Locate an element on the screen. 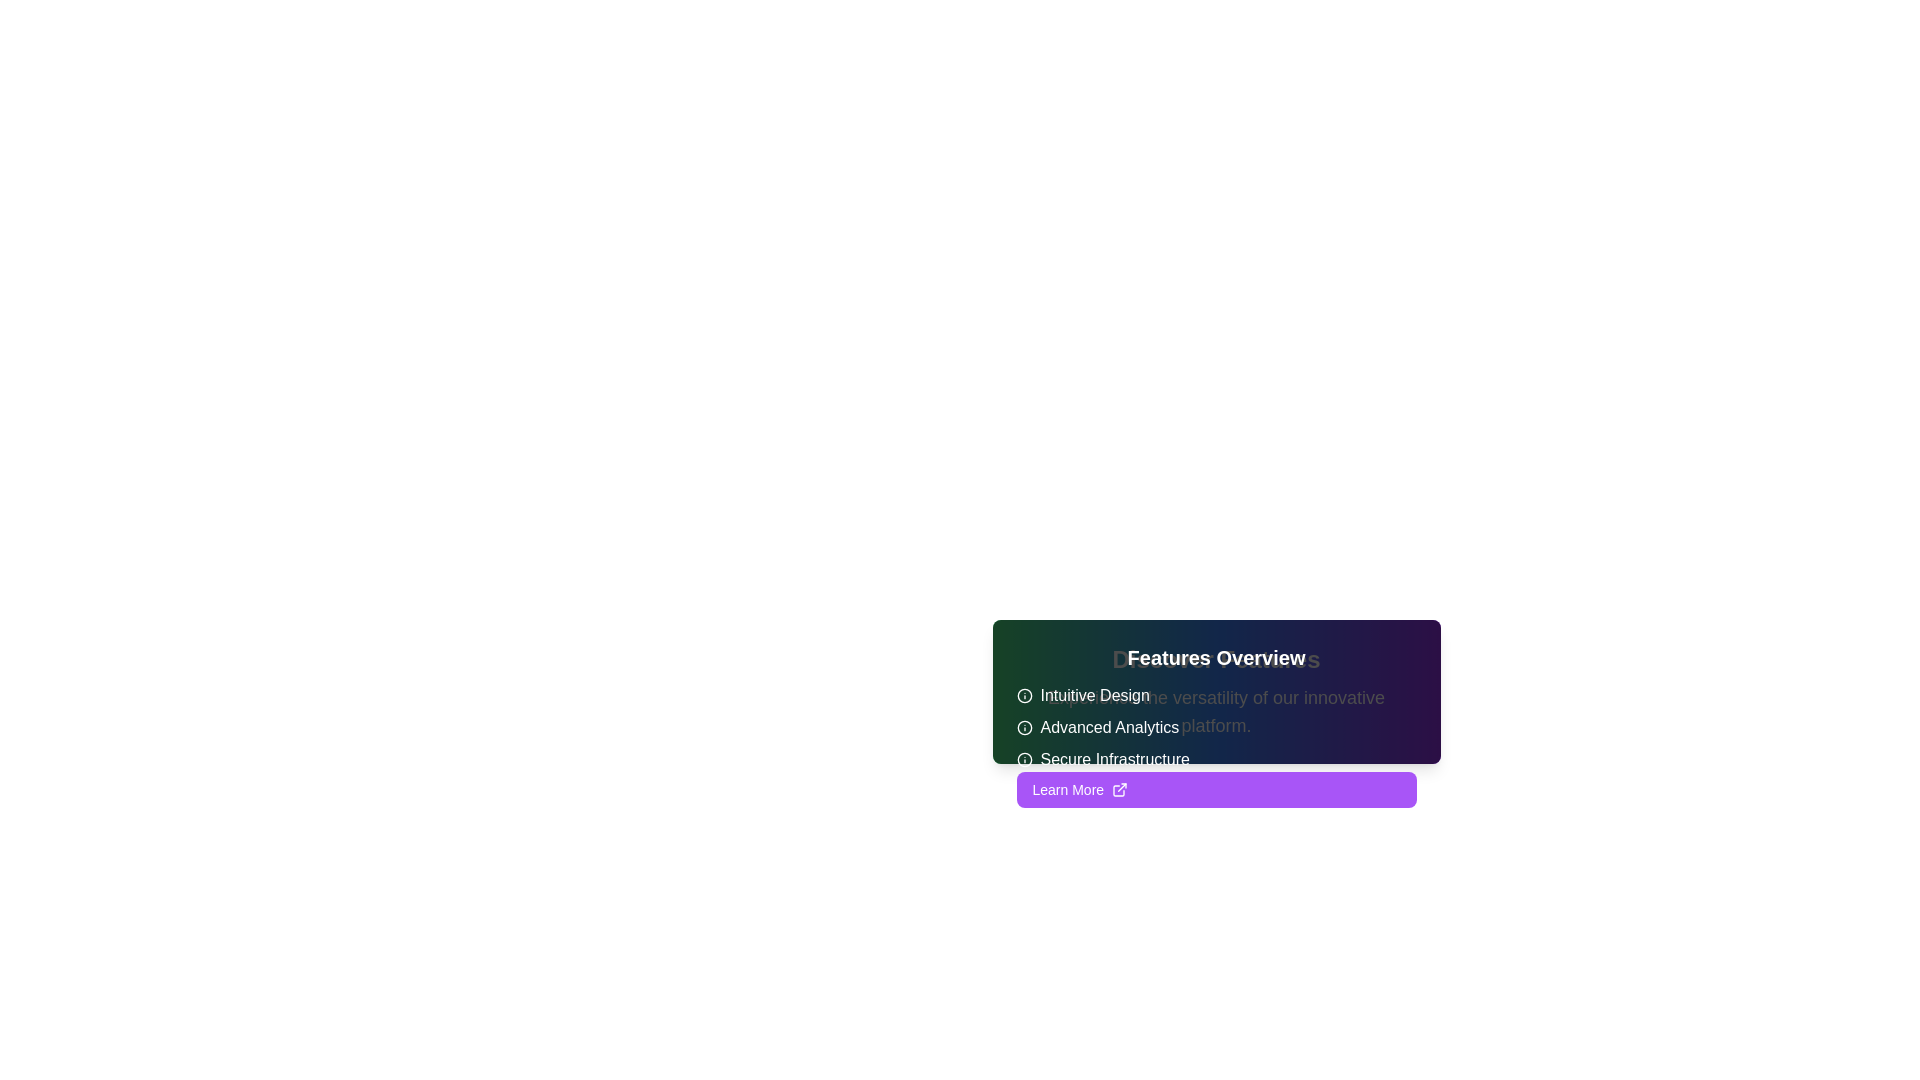  the third item labeled under the 'Features Overview' section, which is located below 'Advanced Analytics' is located at coordinates (1215, 759).